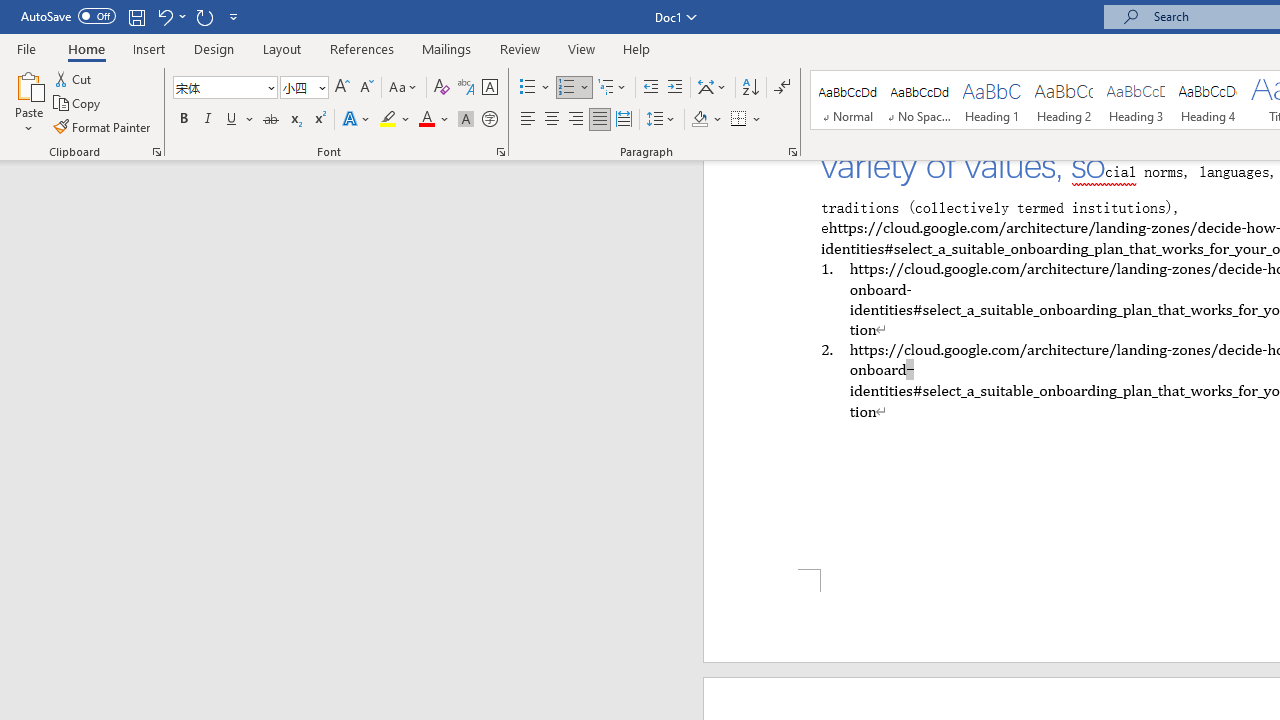 The width and height of the screenshot is (1280, 720). I want to click on 'Bullets', so click(528, 86).